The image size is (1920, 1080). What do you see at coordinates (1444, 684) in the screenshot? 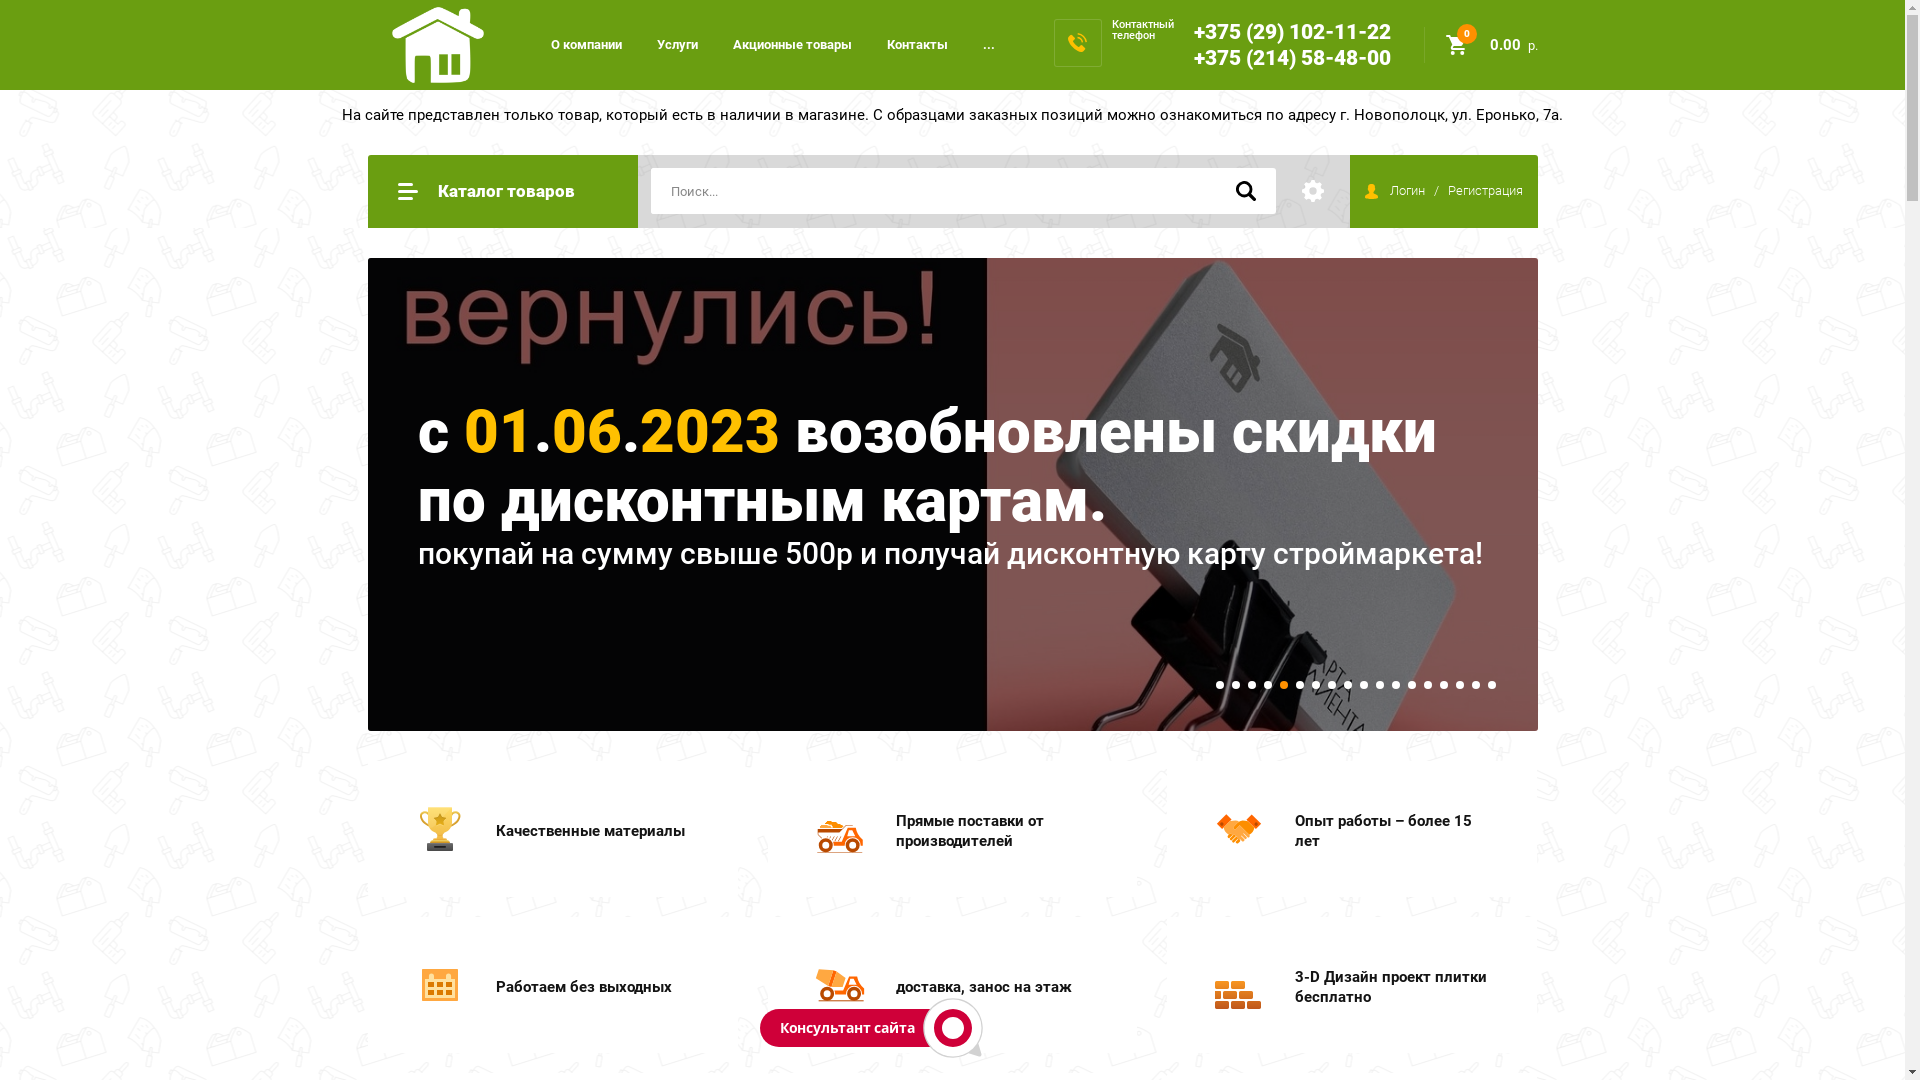
I see `'15'` at bounding box center [1444, 684].